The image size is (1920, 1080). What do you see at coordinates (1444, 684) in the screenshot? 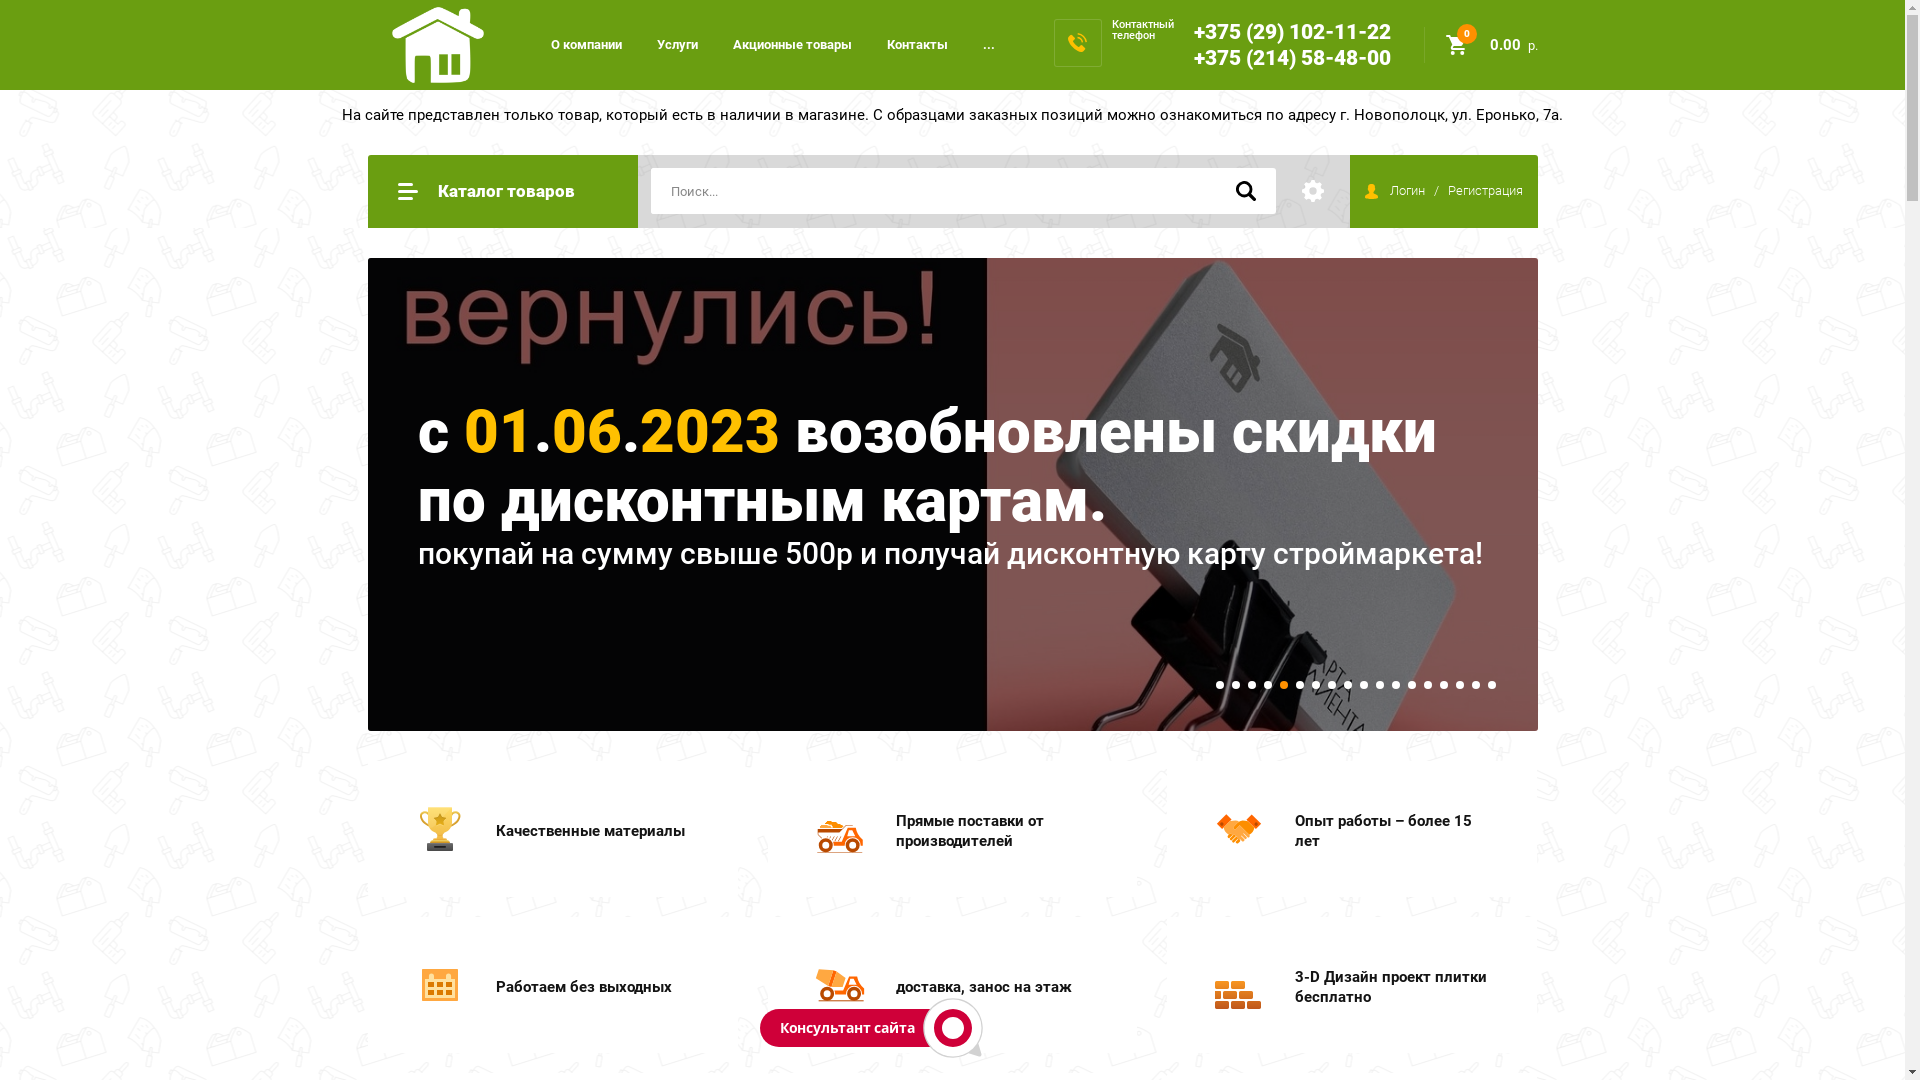
I see `'15'` at bounding box center [1444, 684].